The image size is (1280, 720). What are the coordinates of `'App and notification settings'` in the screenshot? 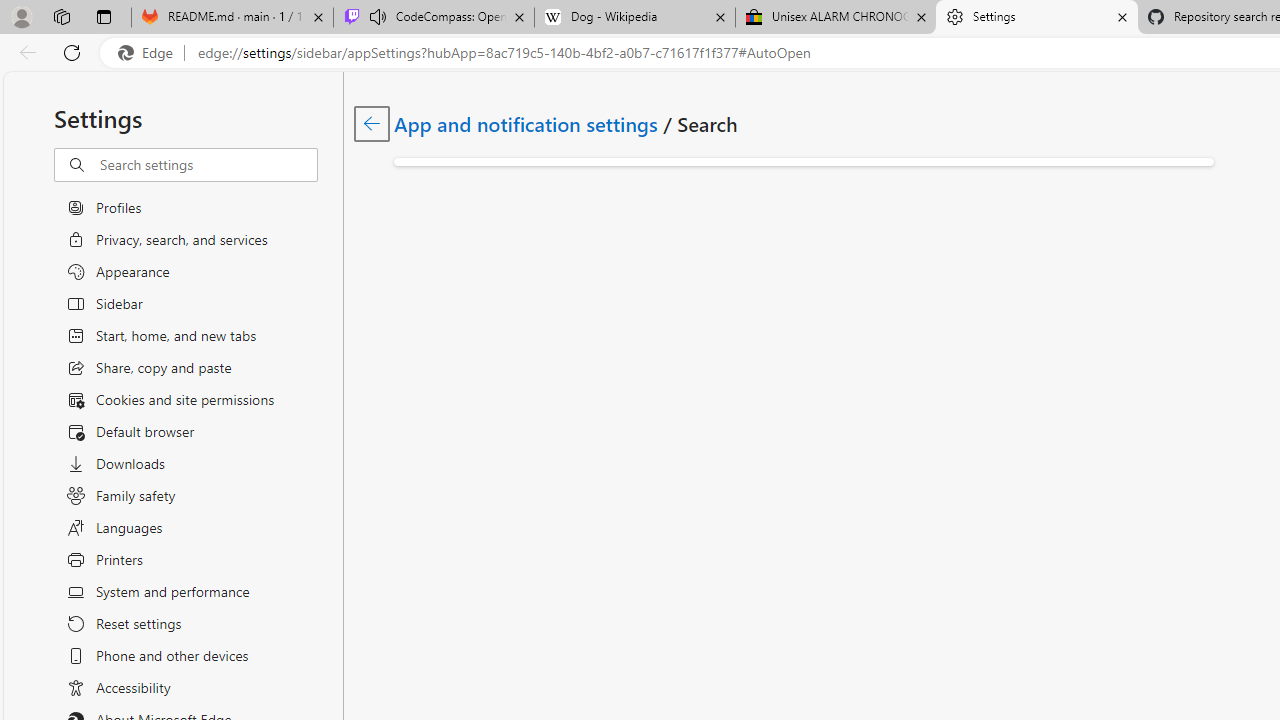 It's located at (527, 123).